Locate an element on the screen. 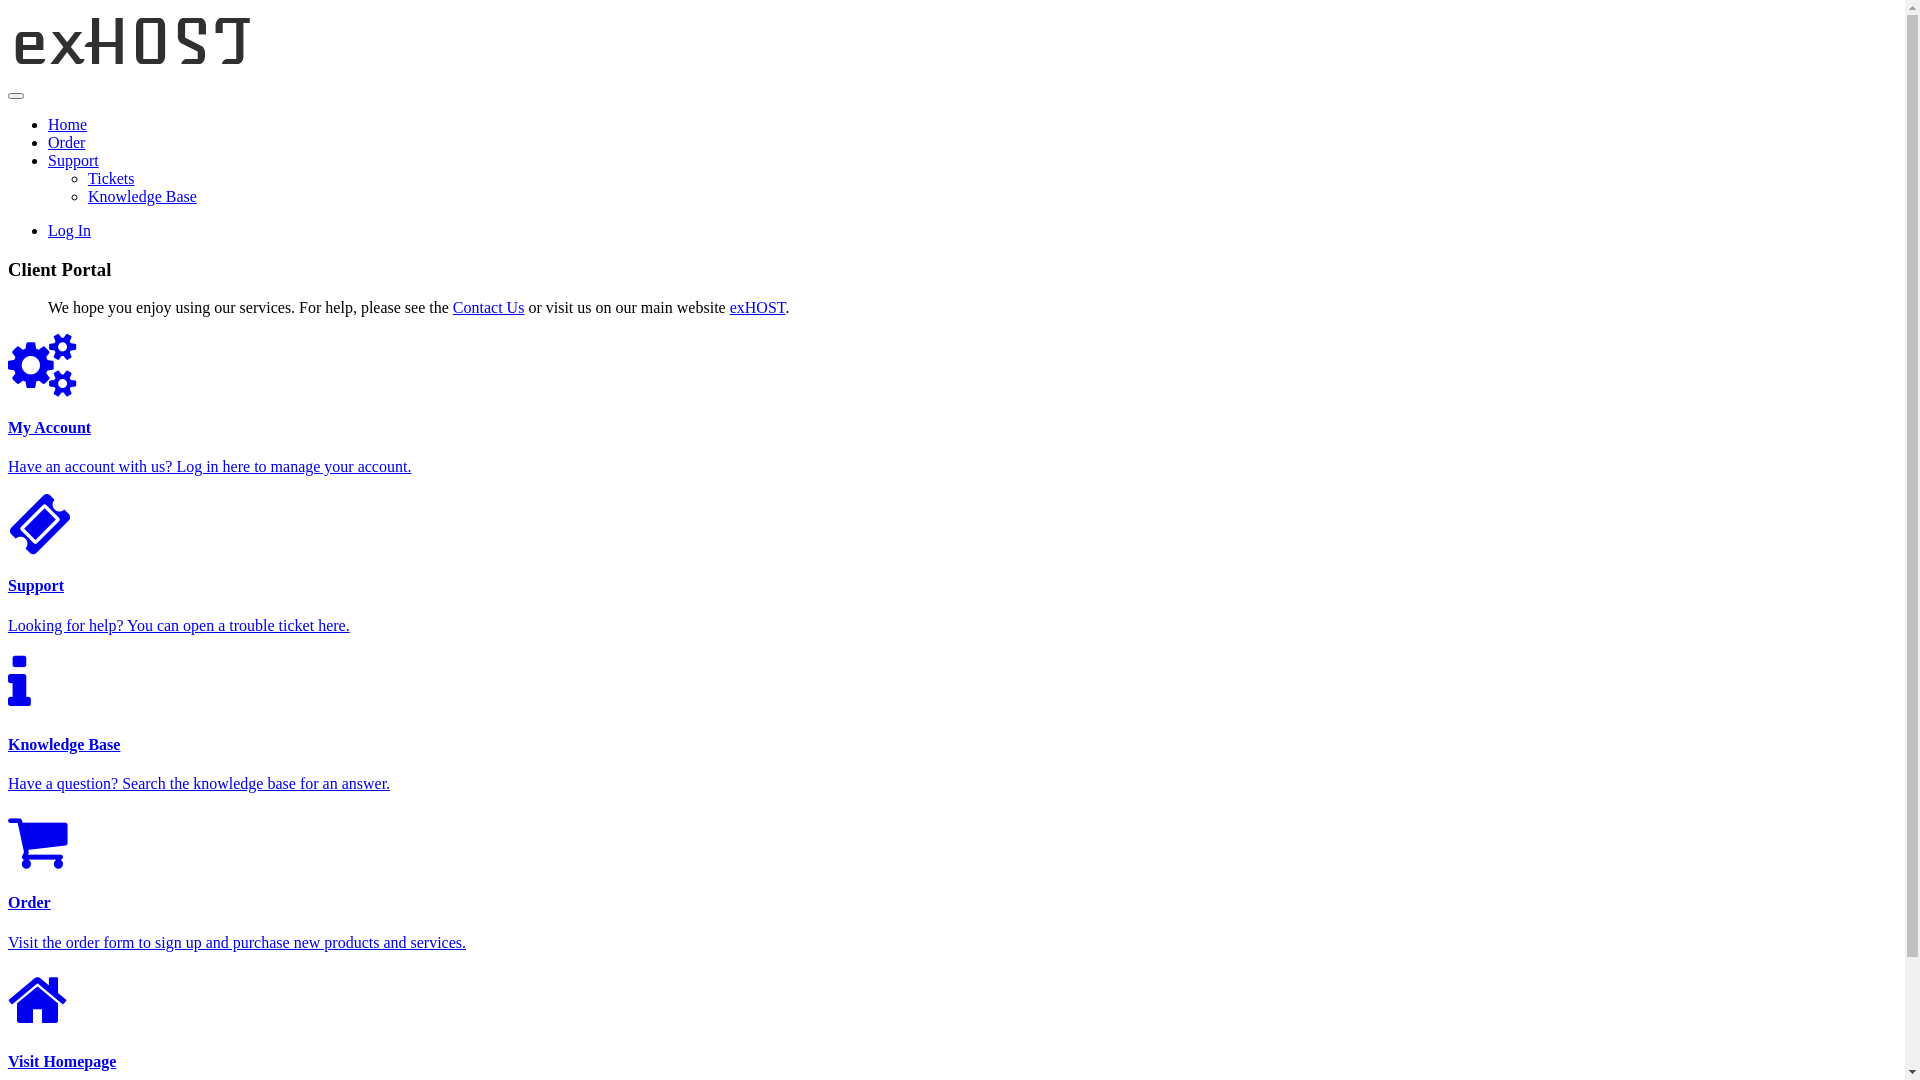 This screenshot has height=1080, width=1920. 'Home' is located at coordinates (67, 124).